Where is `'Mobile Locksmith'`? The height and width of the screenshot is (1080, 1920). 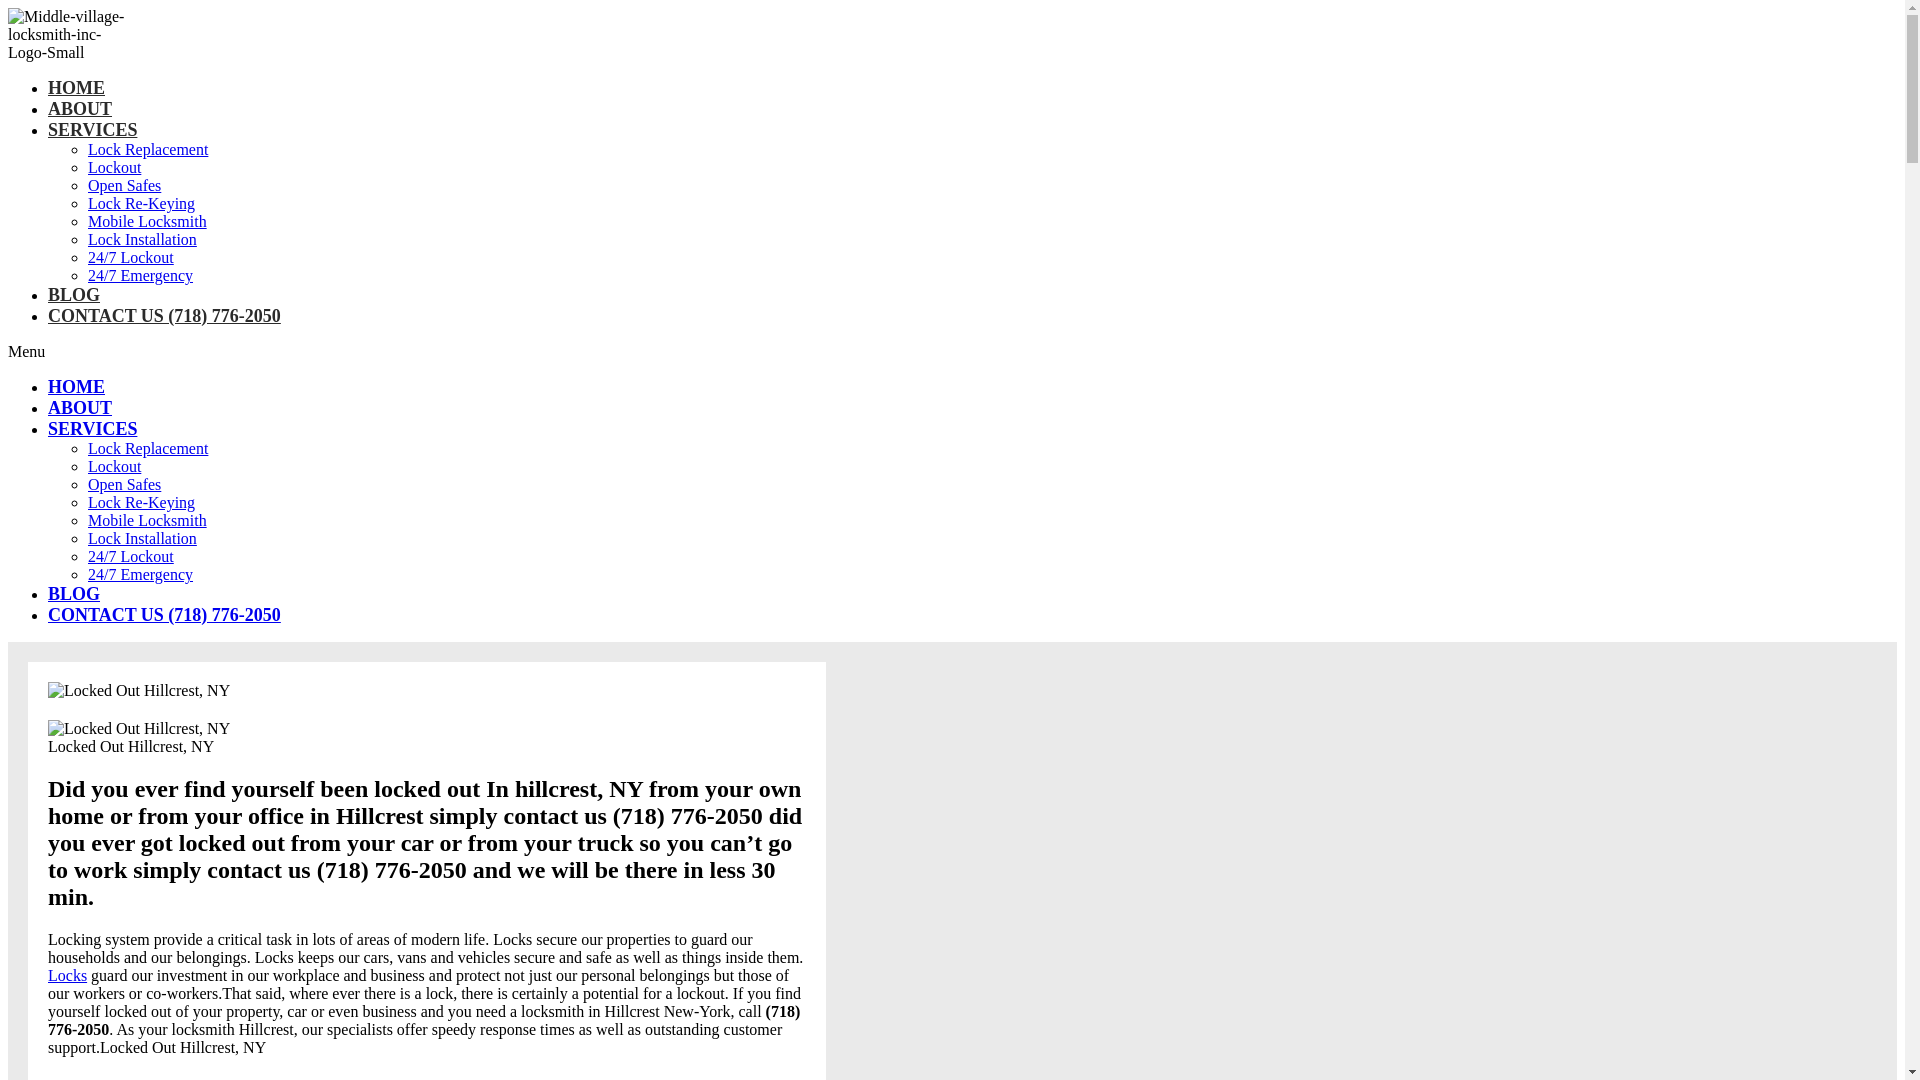 'Mobile Locksmith' is located at coordinates (86, 519).